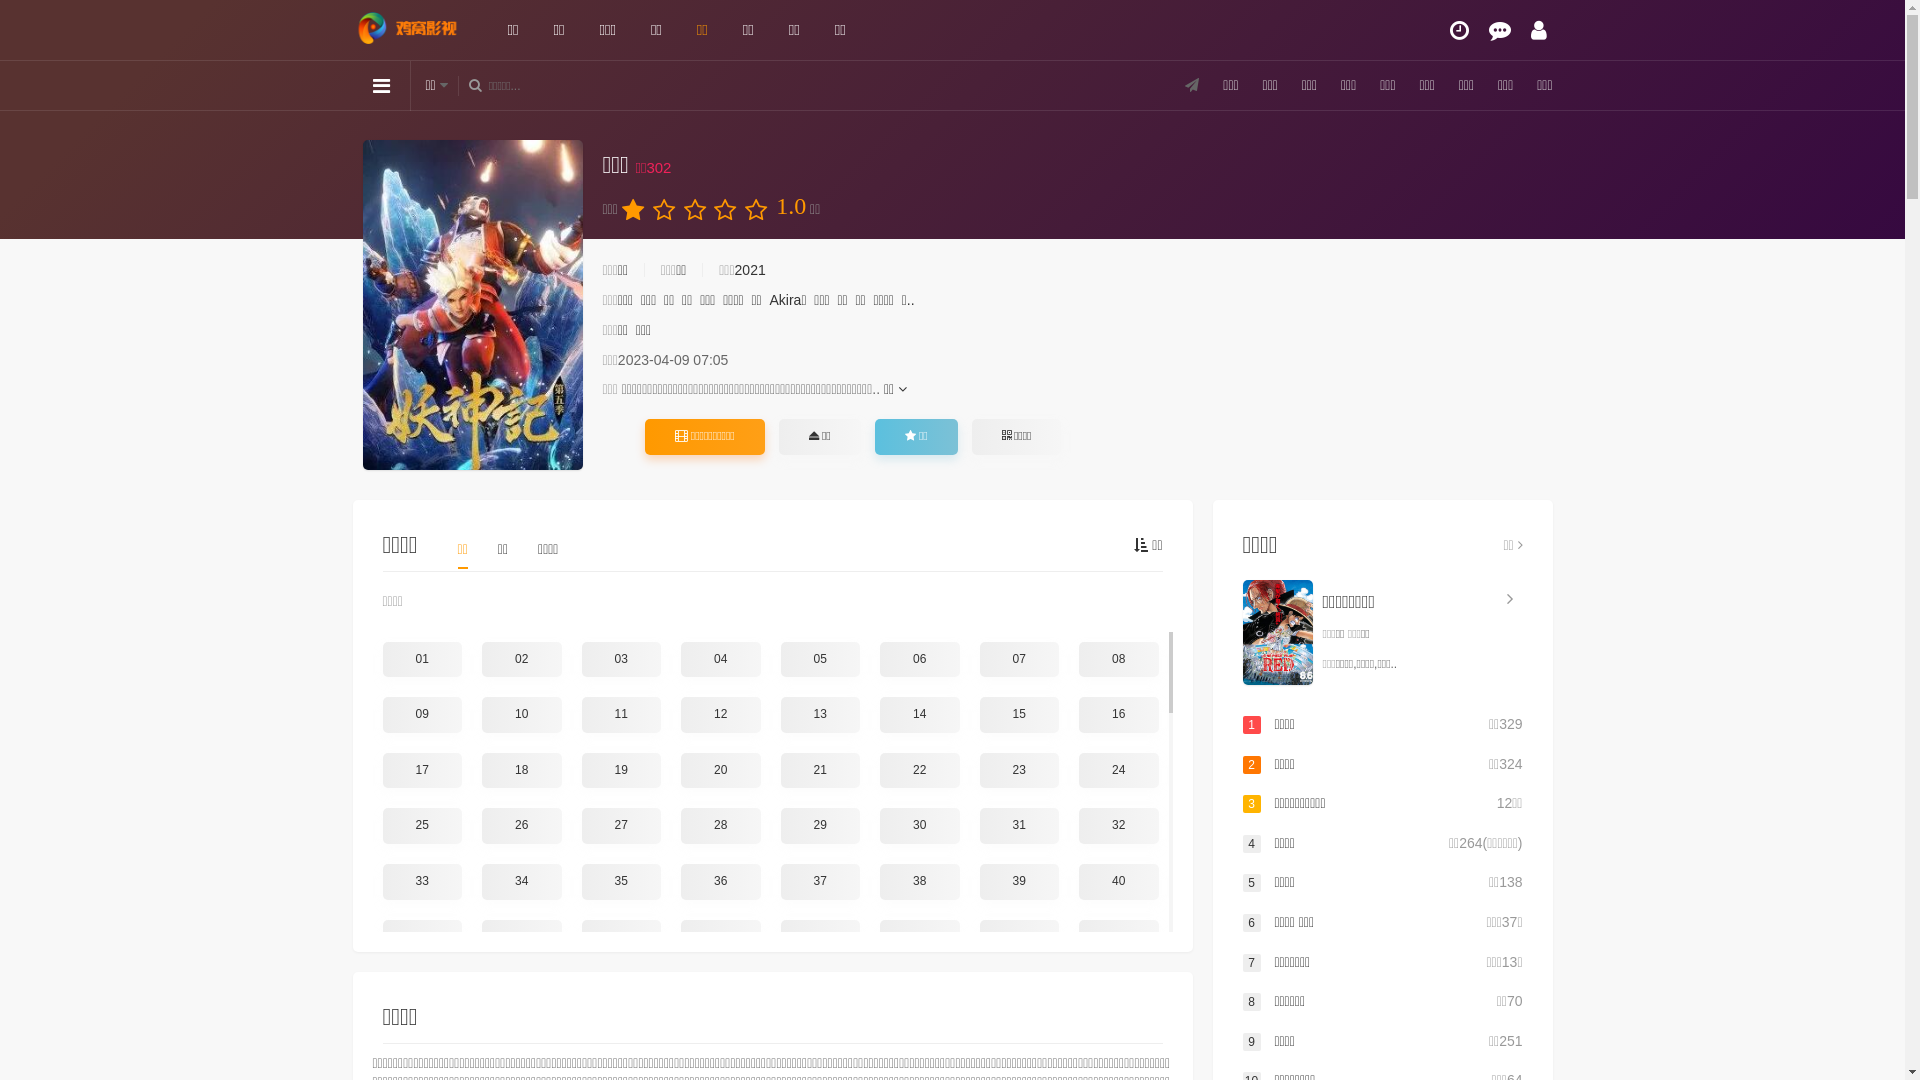 The width and height of the screenshot is (1920, 1080). I want to click on '2021', so click(749, 270).